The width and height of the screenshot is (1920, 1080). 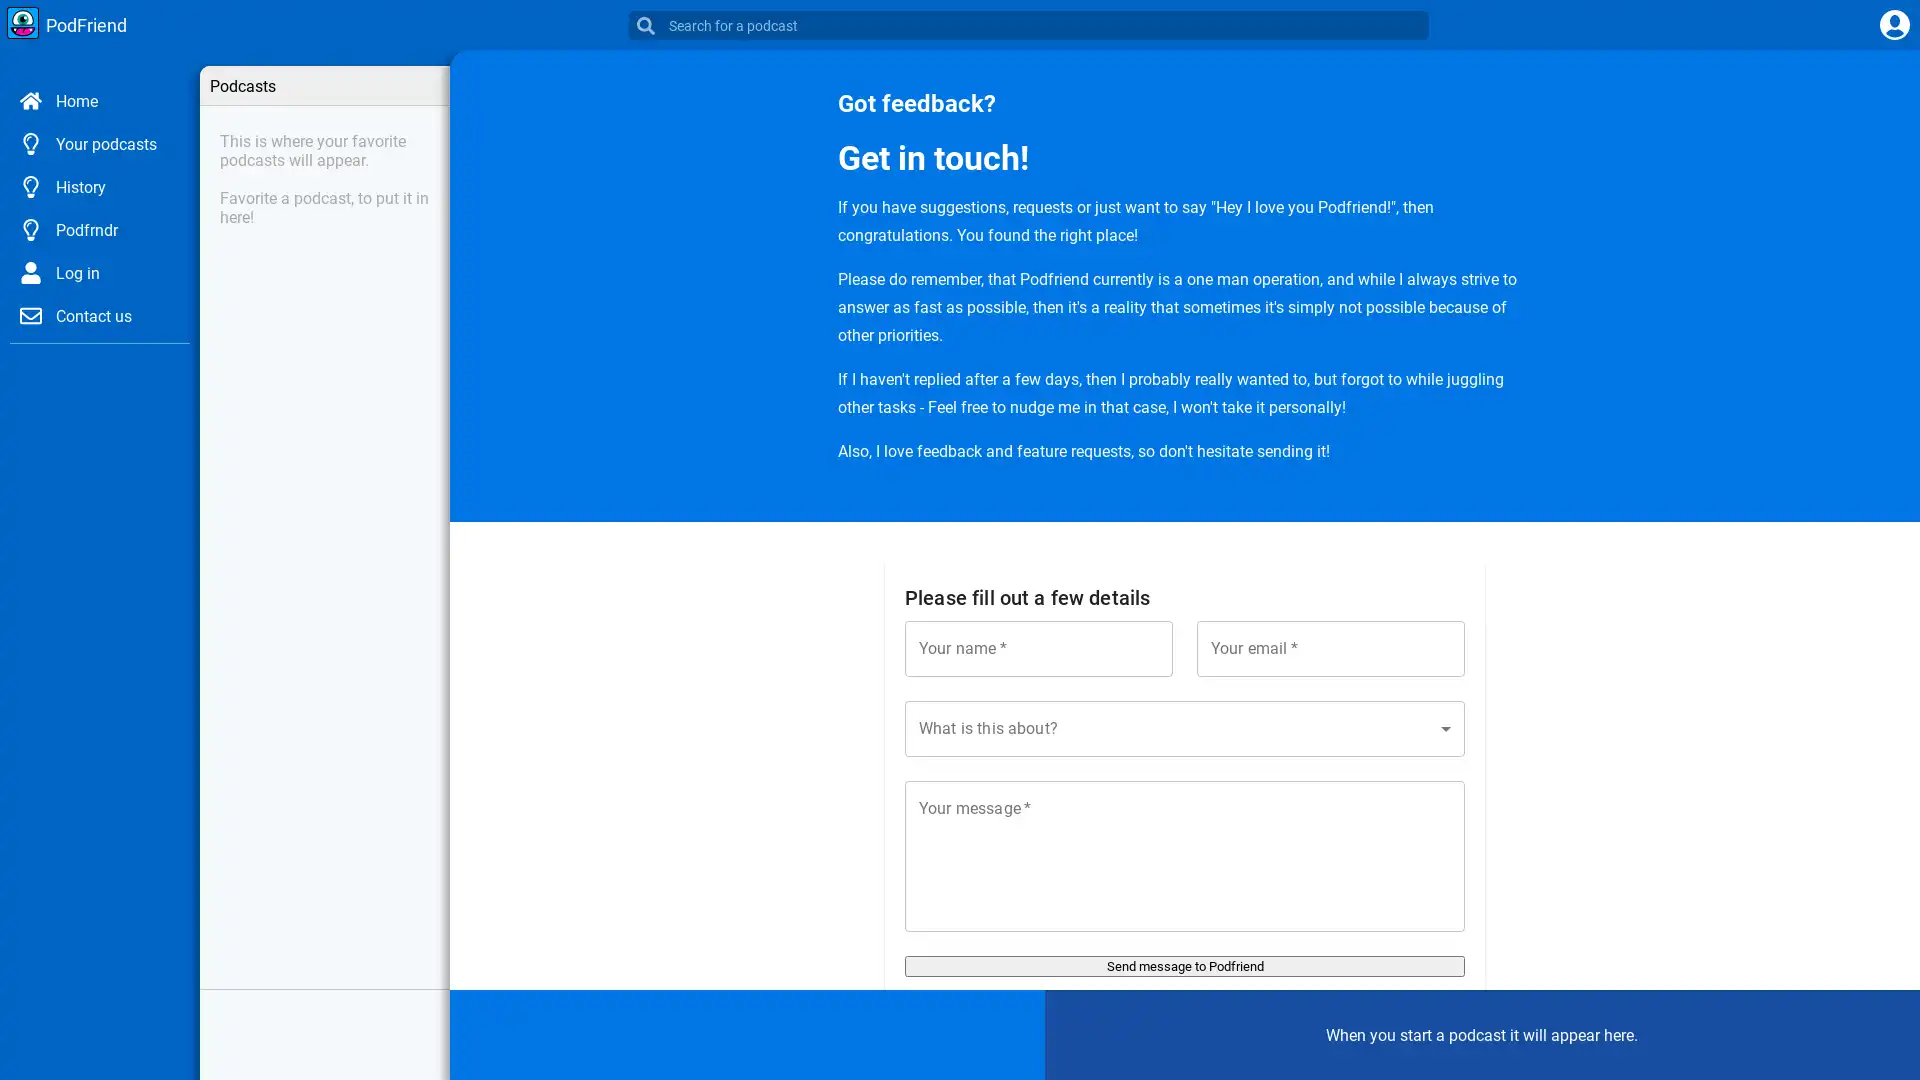 What do you see at coordinates (1185, 965) in the screenshot?
I see `Send message to Podfriend` at bounding box center [1185, 965].